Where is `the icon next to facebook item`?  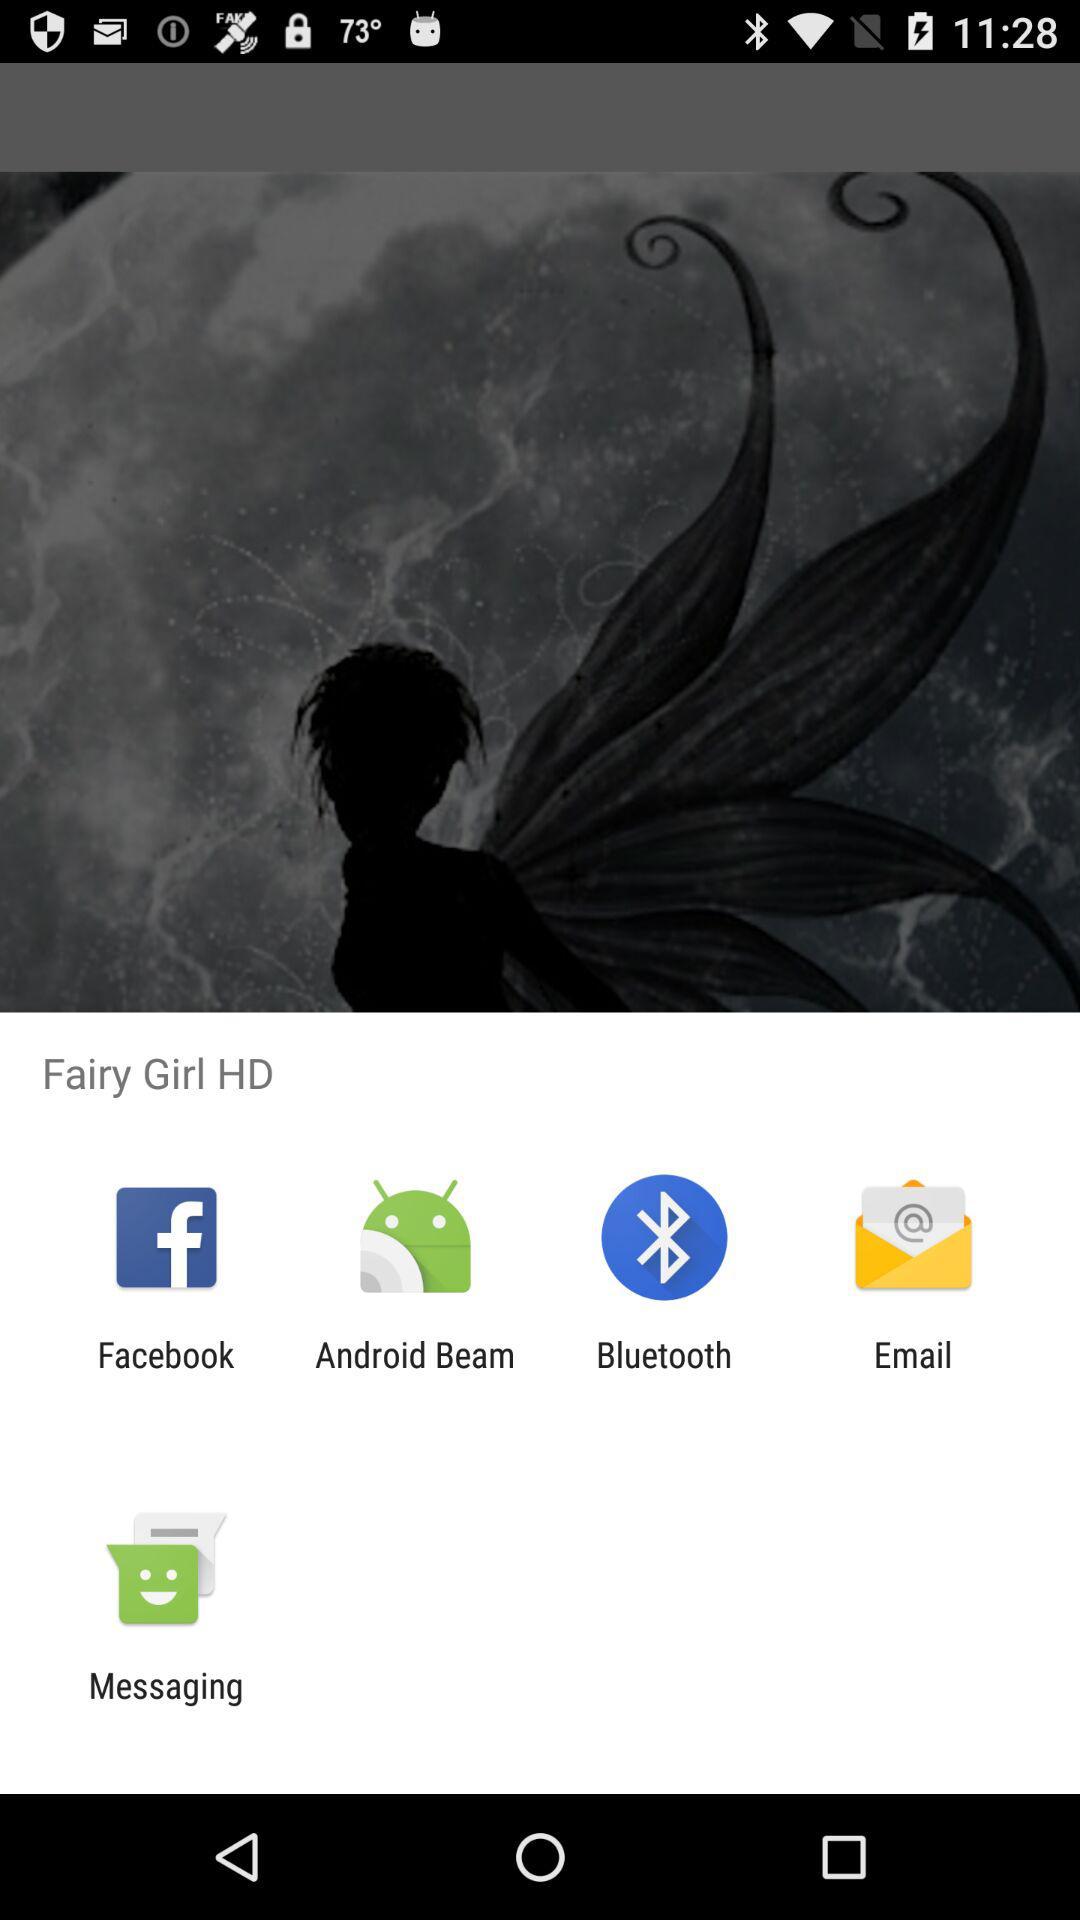 the icon next to facebook item is located at coordinates (414, 1374).